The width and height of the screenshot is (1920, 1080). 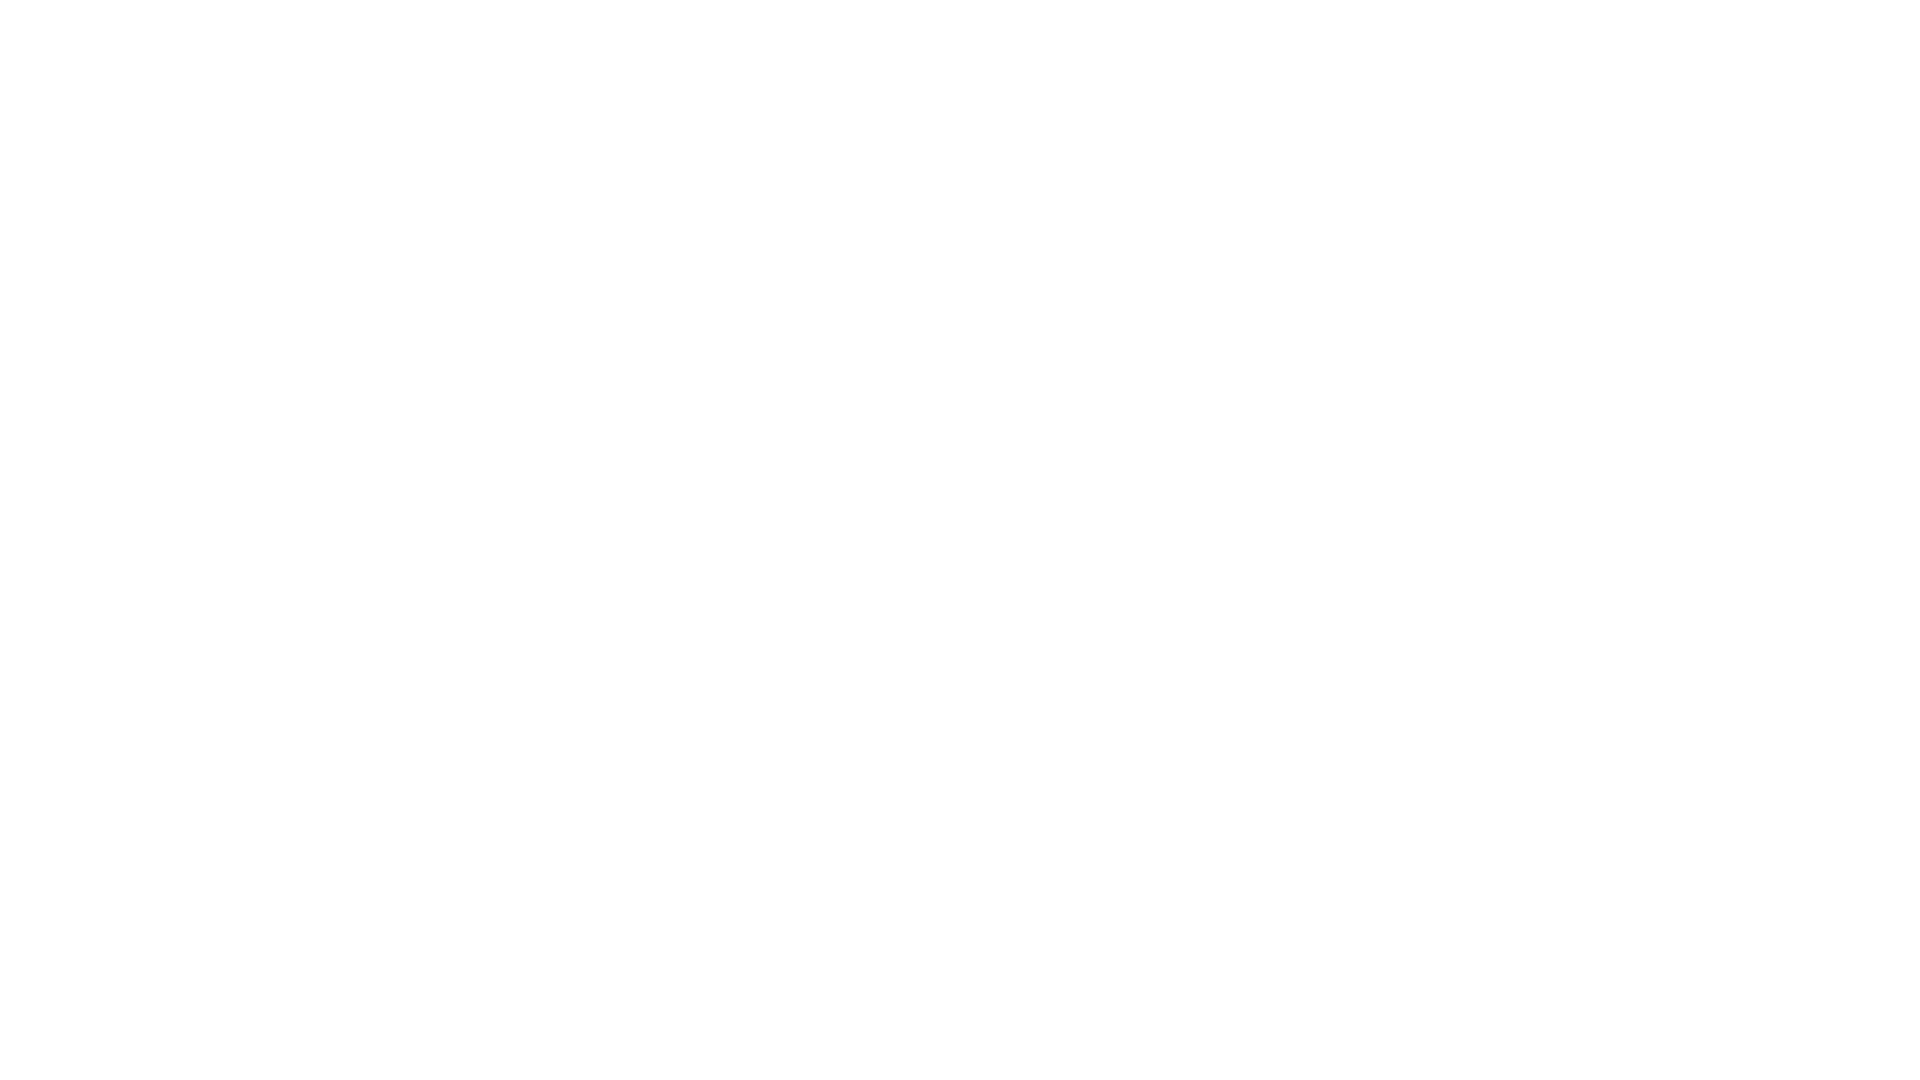 What do you see at coordinates (637, 181) in the screenshot?
I see `drewm.photo's profile picture` at bounding box center [637, 181].